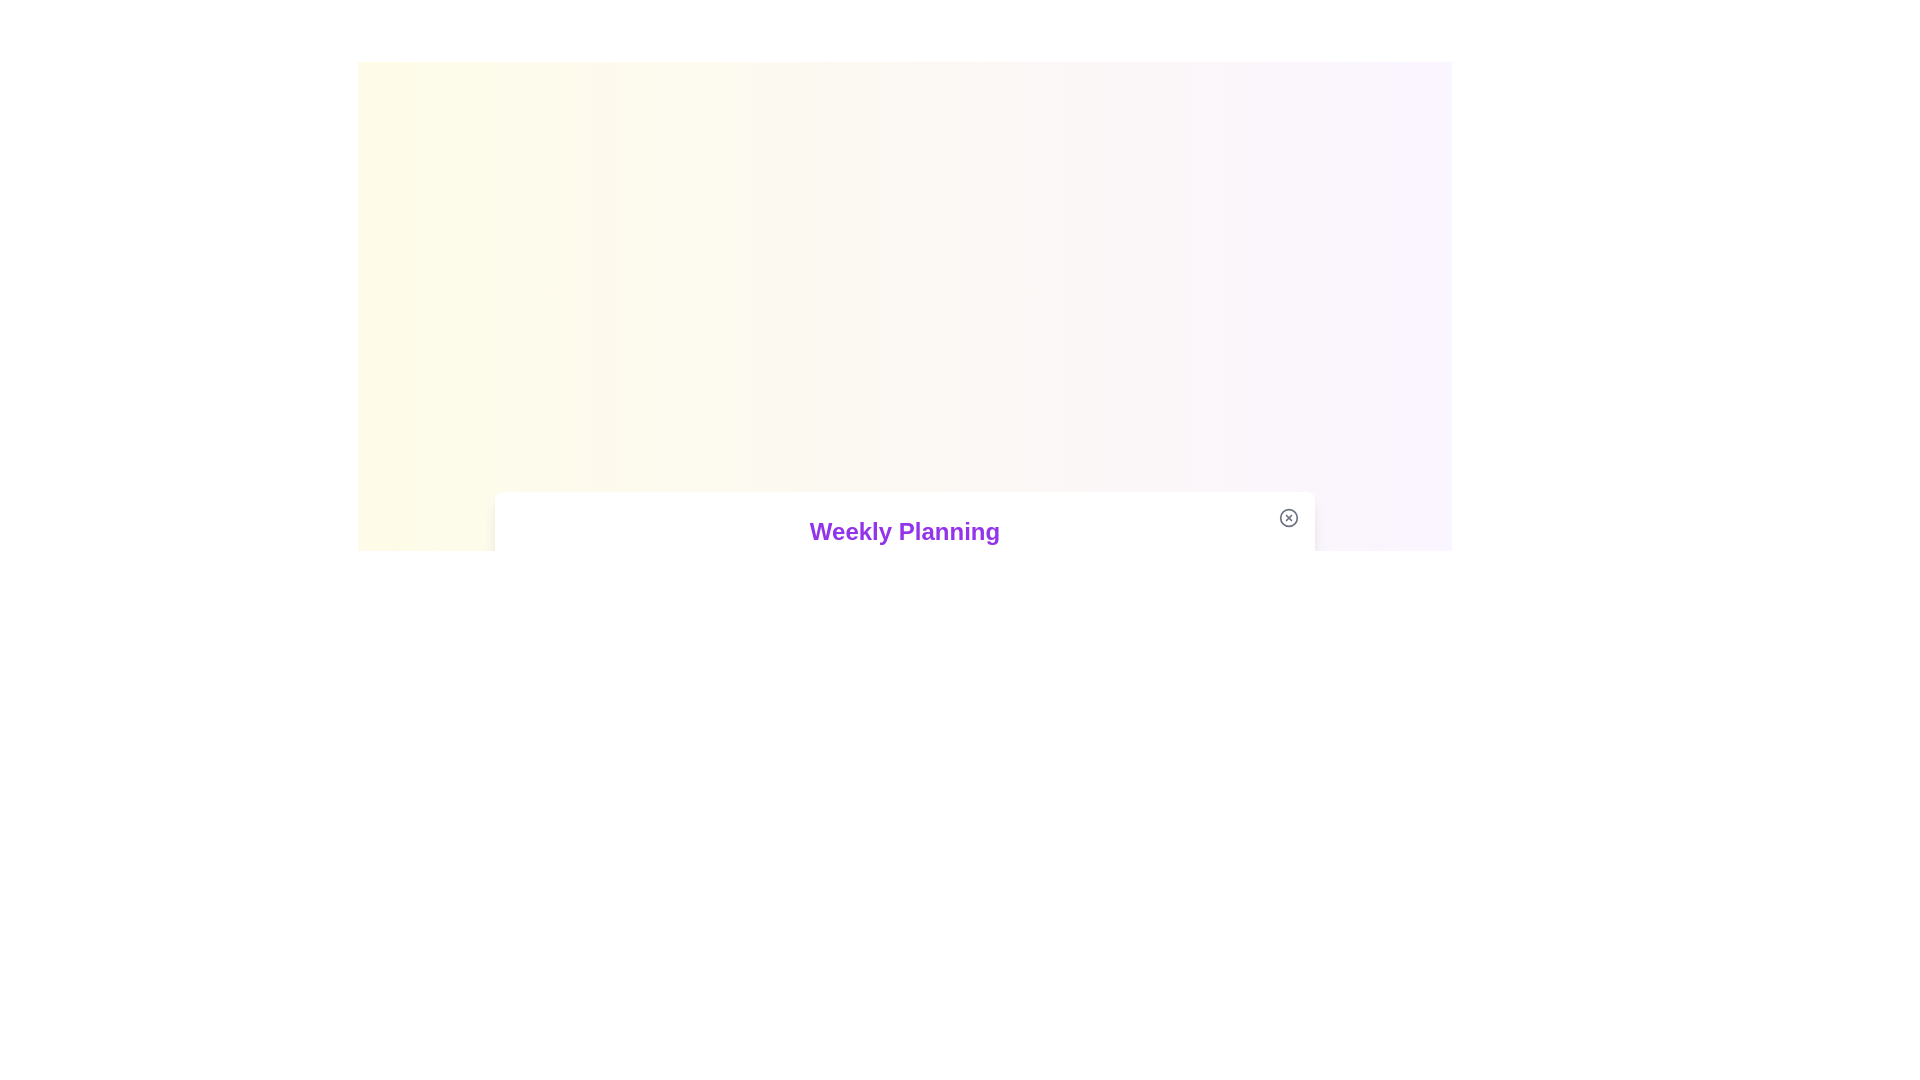 This screenshot has height=1080, width=1920. I want to click on the close button of the Weekly Planning dialog, so click(1289, 516).